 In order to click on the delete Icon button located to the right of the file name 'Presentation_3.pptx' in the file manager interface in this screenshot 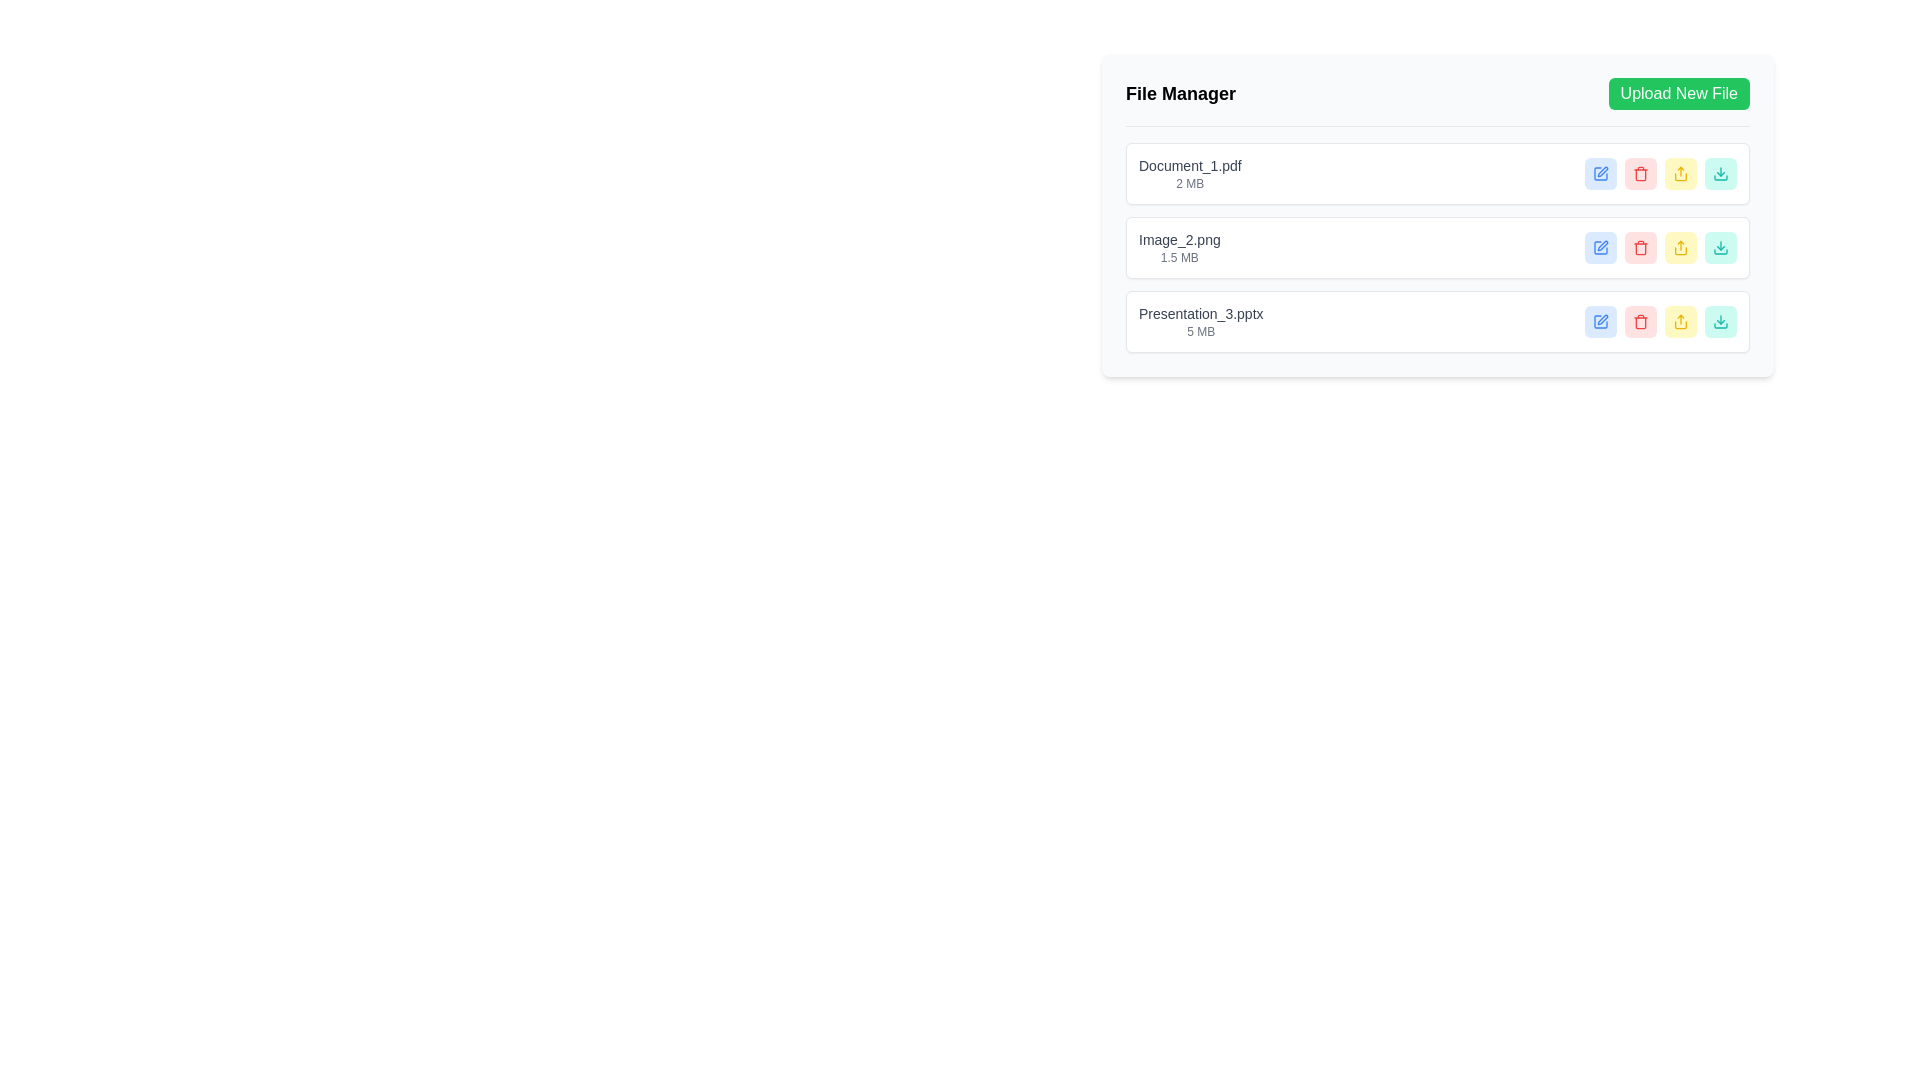, I will do `click(1641, 320)`.